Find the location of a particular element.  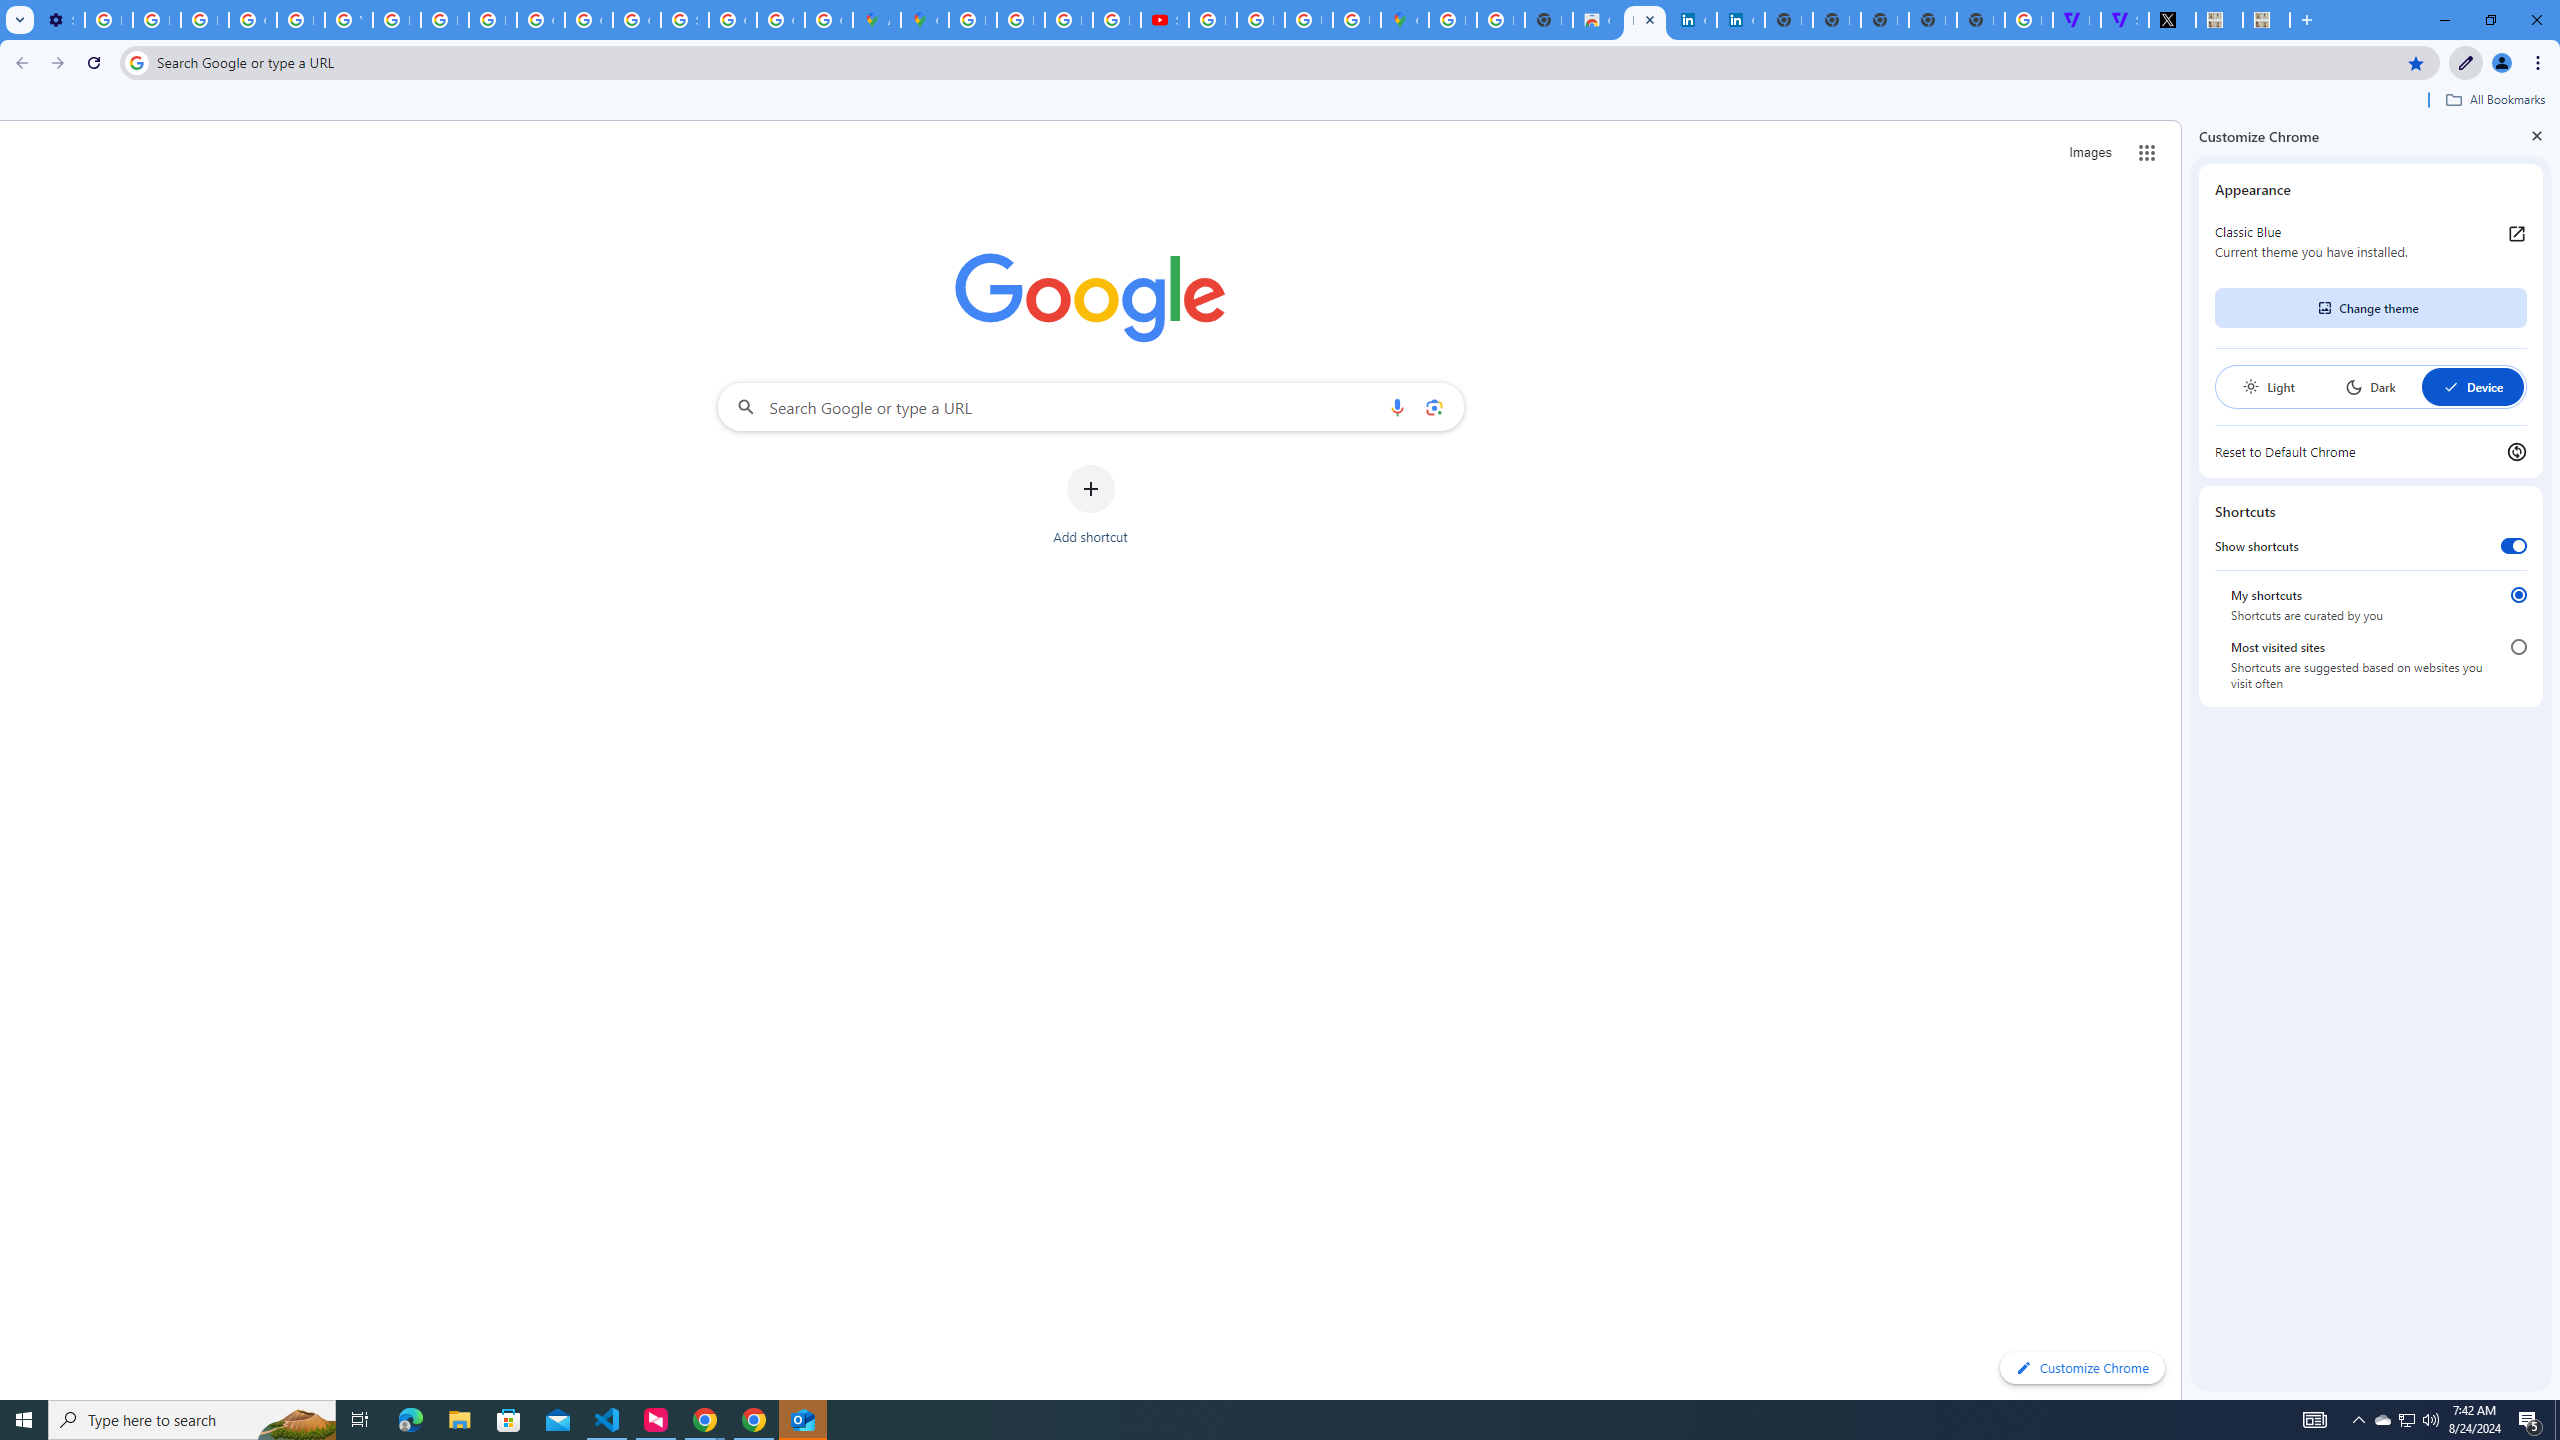

'Delete photos & videos - Computer - Google Photos Help' is located at coordinates (107, 19).